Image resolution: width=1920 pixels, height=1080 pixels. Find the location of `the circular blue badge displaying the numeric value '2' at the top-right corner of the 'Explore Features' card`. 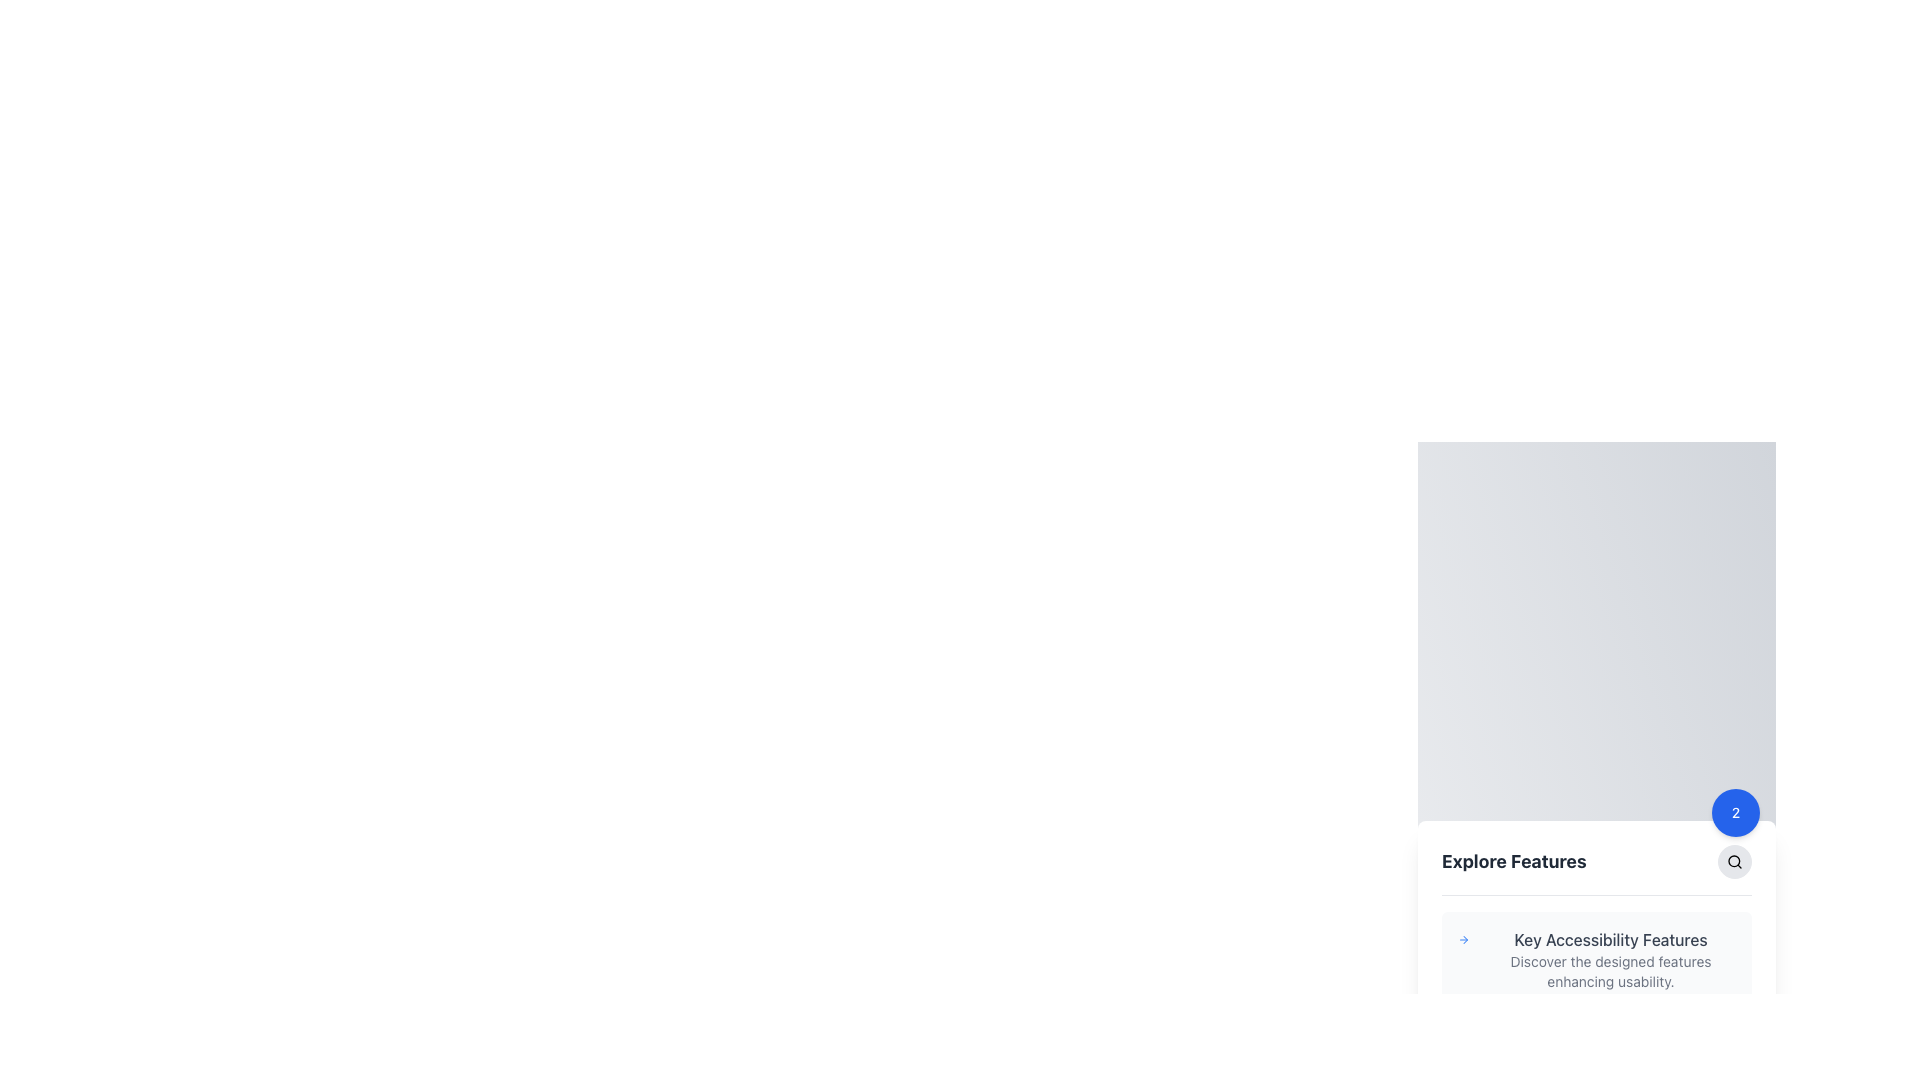

the circular blue badge displaying the numeric value '2' at the top-right corner of the 'Explore Features' card is located at coordinates (1735, 812).